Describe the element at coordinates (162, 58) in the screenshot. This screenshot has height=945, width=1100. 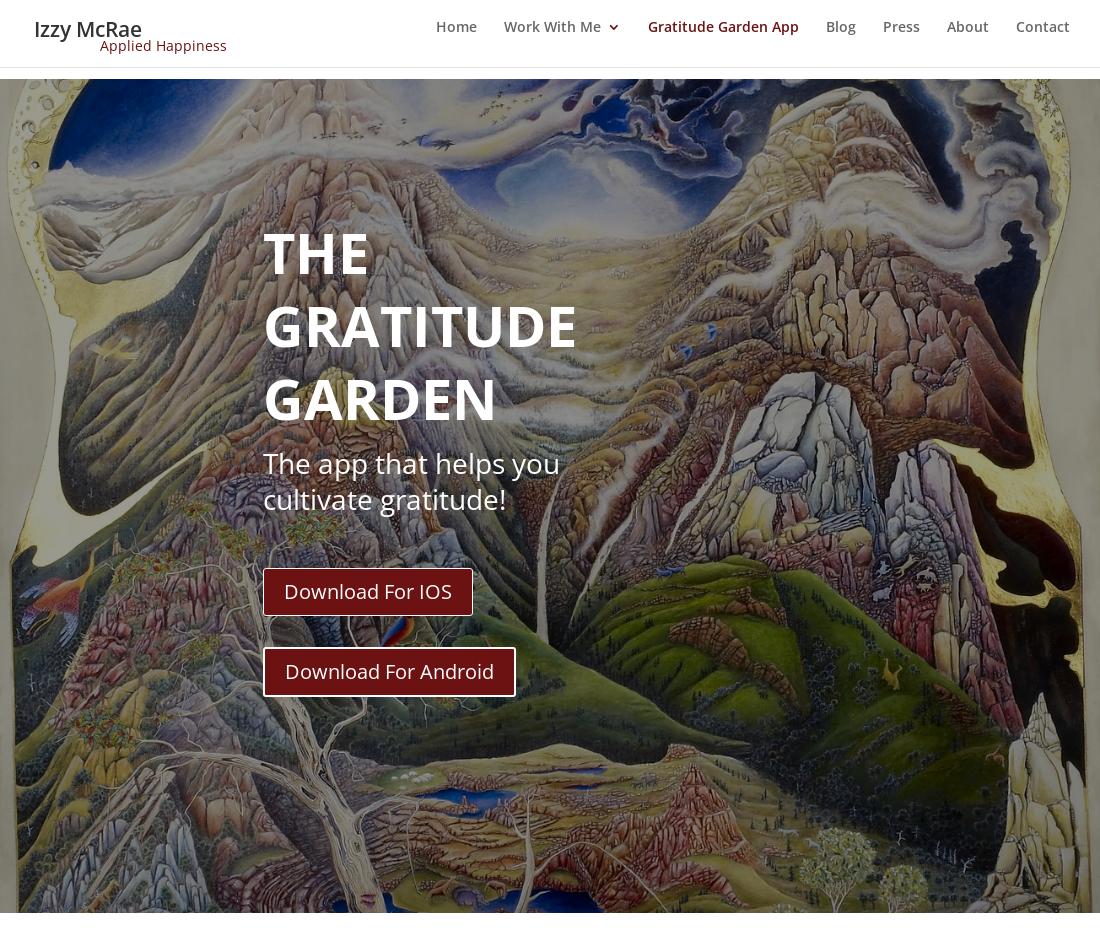
I see `'Applied Happiness'` at that location.